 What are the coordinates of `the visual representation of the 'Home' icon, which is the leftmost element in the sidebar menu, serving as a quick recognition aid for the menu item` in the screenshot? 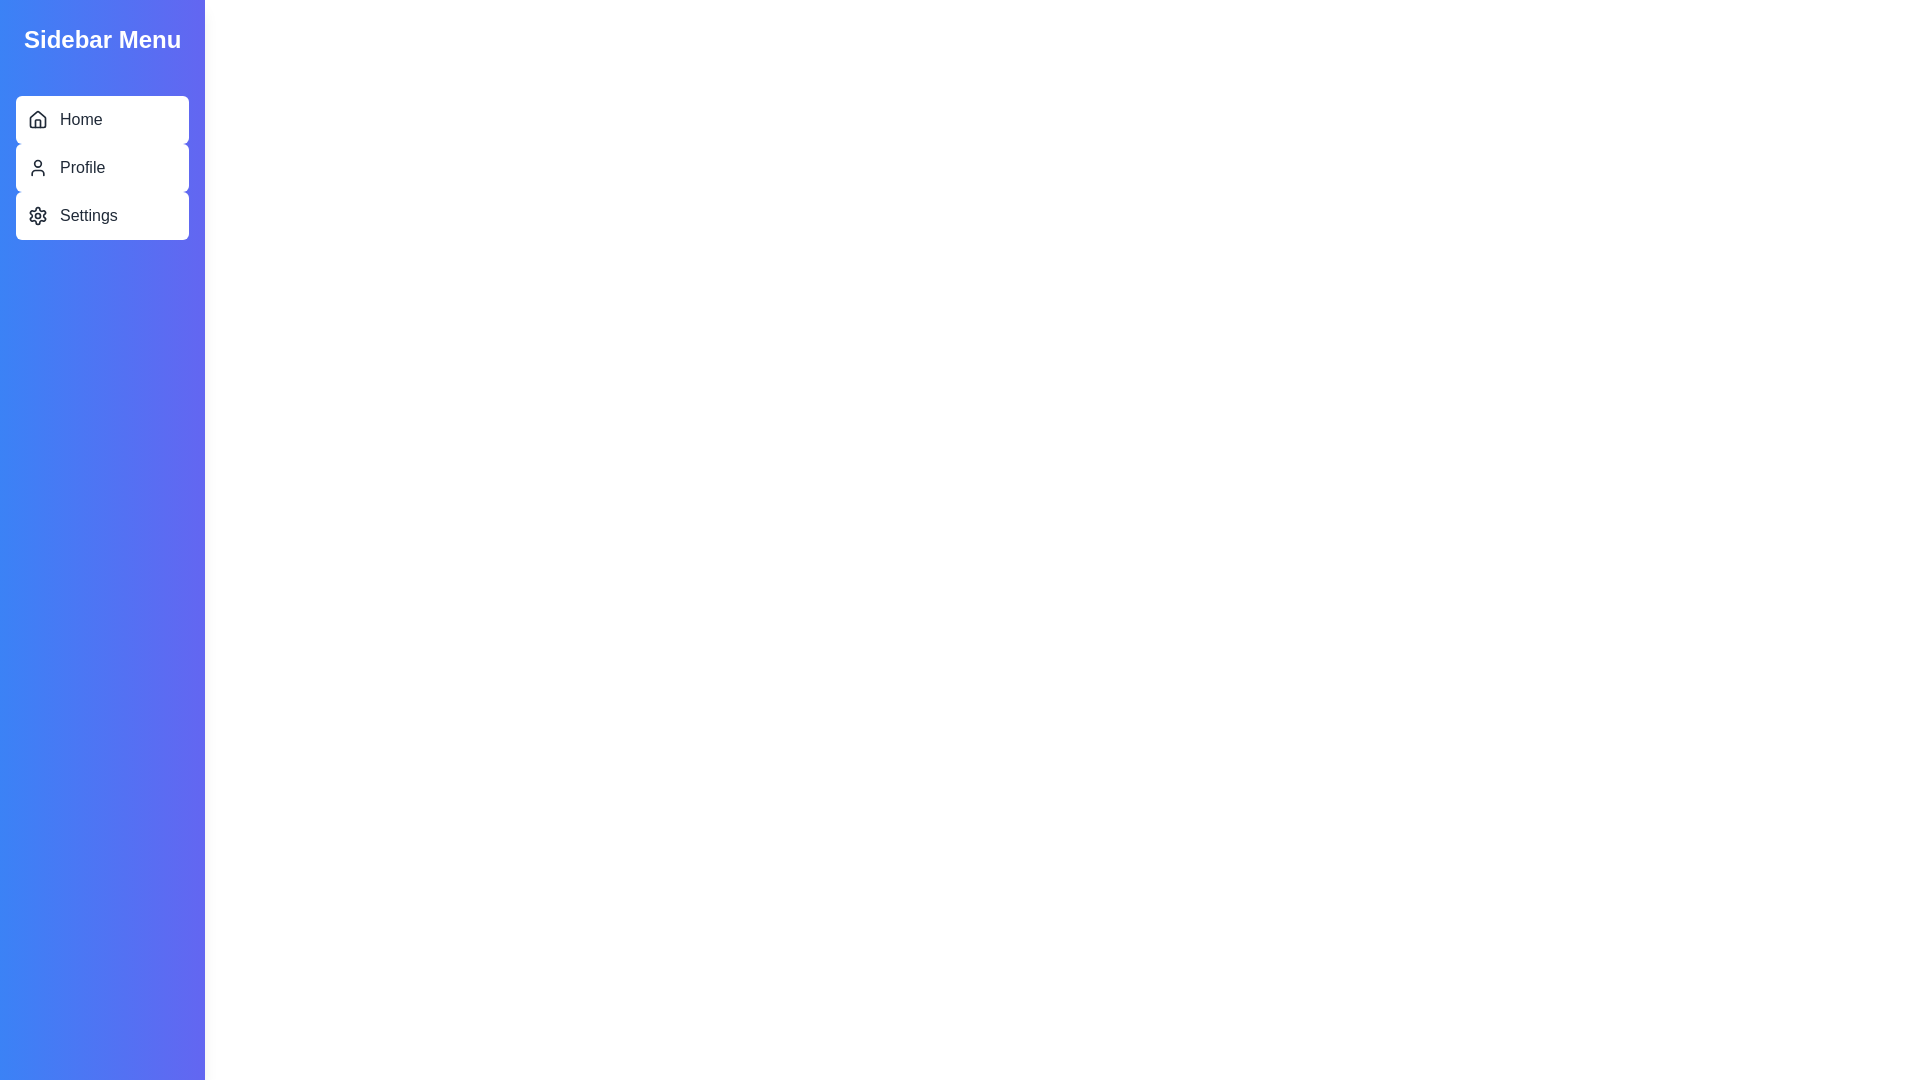 It's located at (38, 119).